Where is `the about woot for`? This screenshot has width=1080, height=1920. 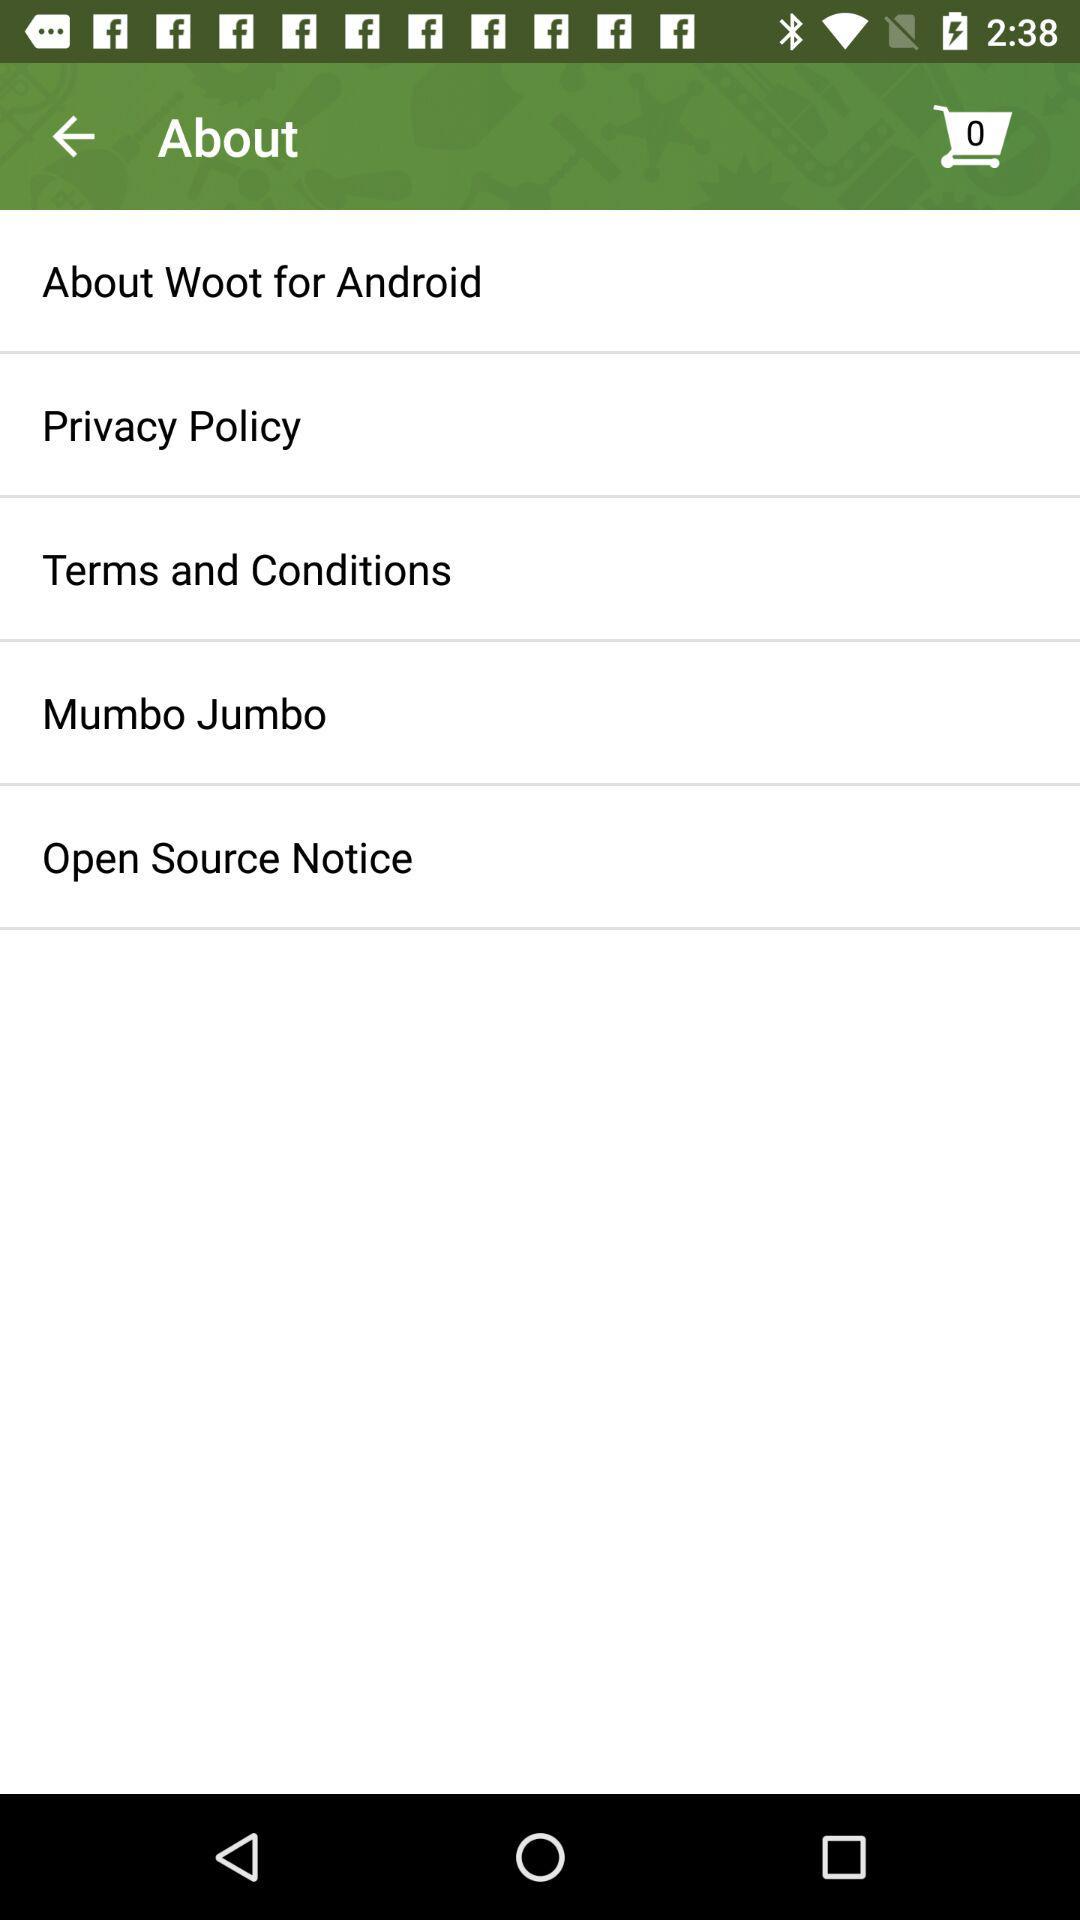 the about woot for is located at coordinates (261, 279).